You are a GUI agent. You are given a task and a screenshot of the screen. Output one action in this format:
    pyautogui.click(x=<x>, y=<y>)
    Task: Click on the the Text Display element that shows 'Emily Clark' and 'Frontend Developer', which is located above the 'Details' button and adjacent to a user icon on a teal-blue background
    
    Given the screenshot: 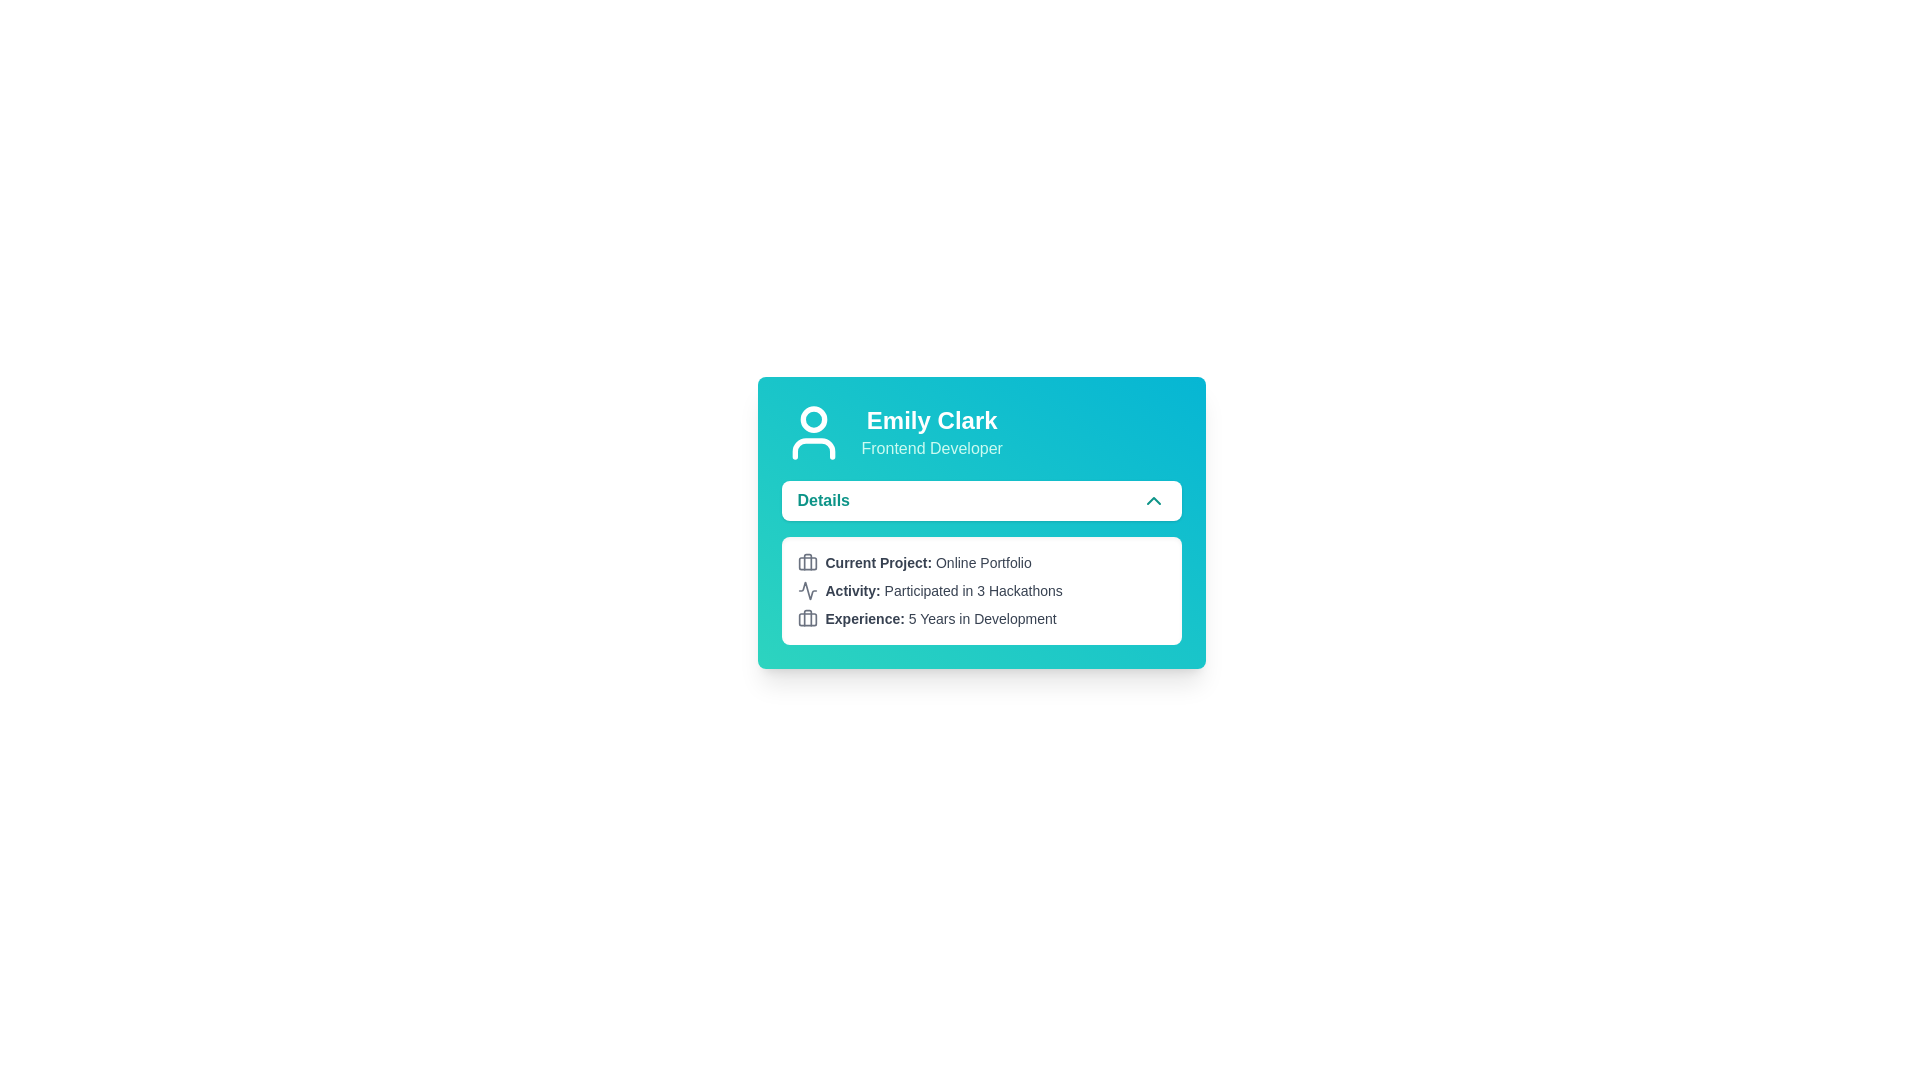 What is the action you would take?
    pyautogui.click(x=981, y=431)
    